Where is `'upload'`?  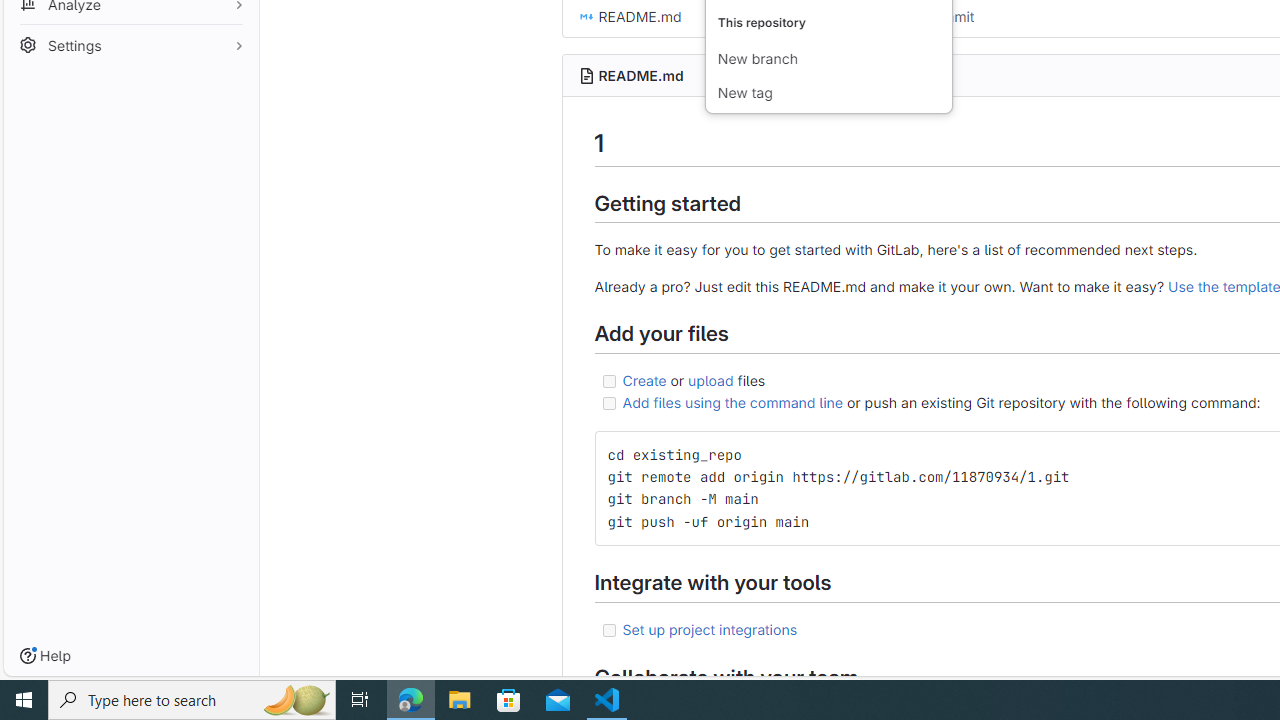 'upload' is located at coordinates (711, 379).